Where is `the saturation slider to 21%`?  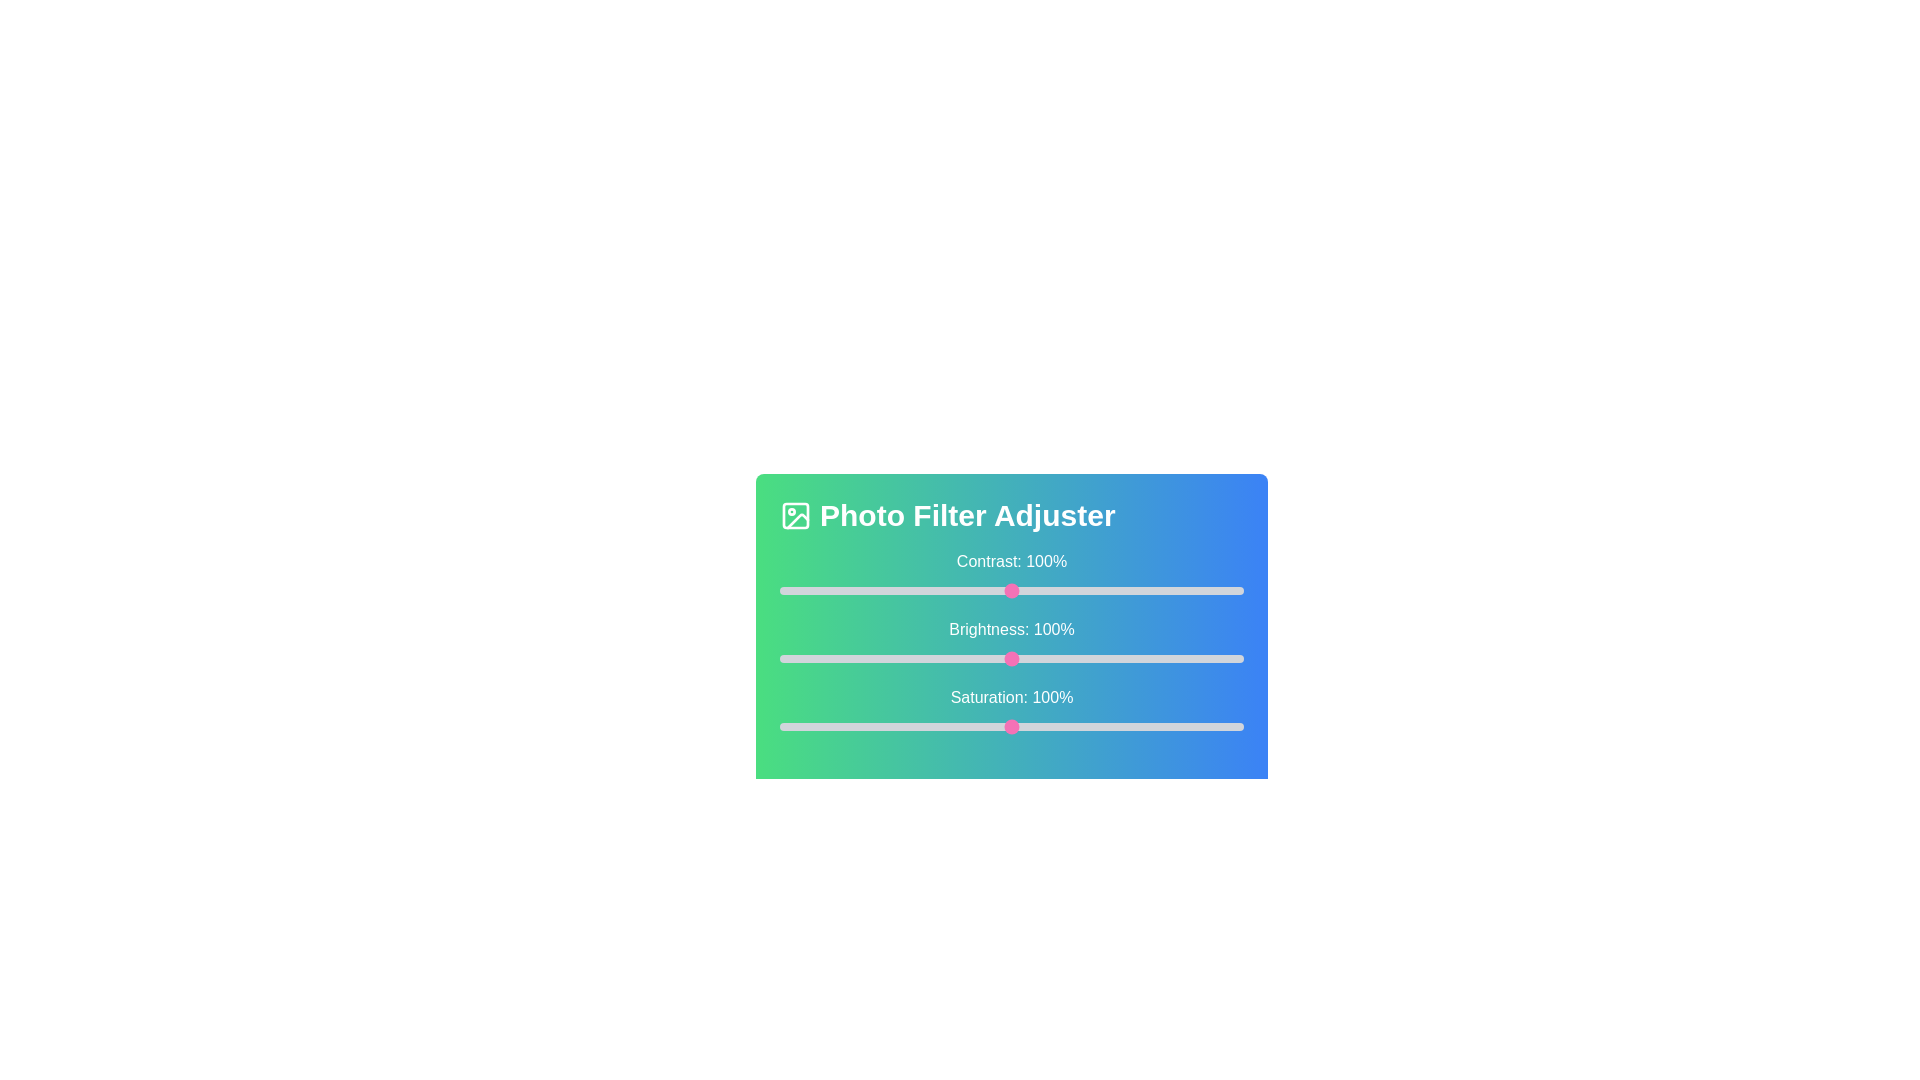 the saturation slider to 21% is located at coordinates (828, 726).